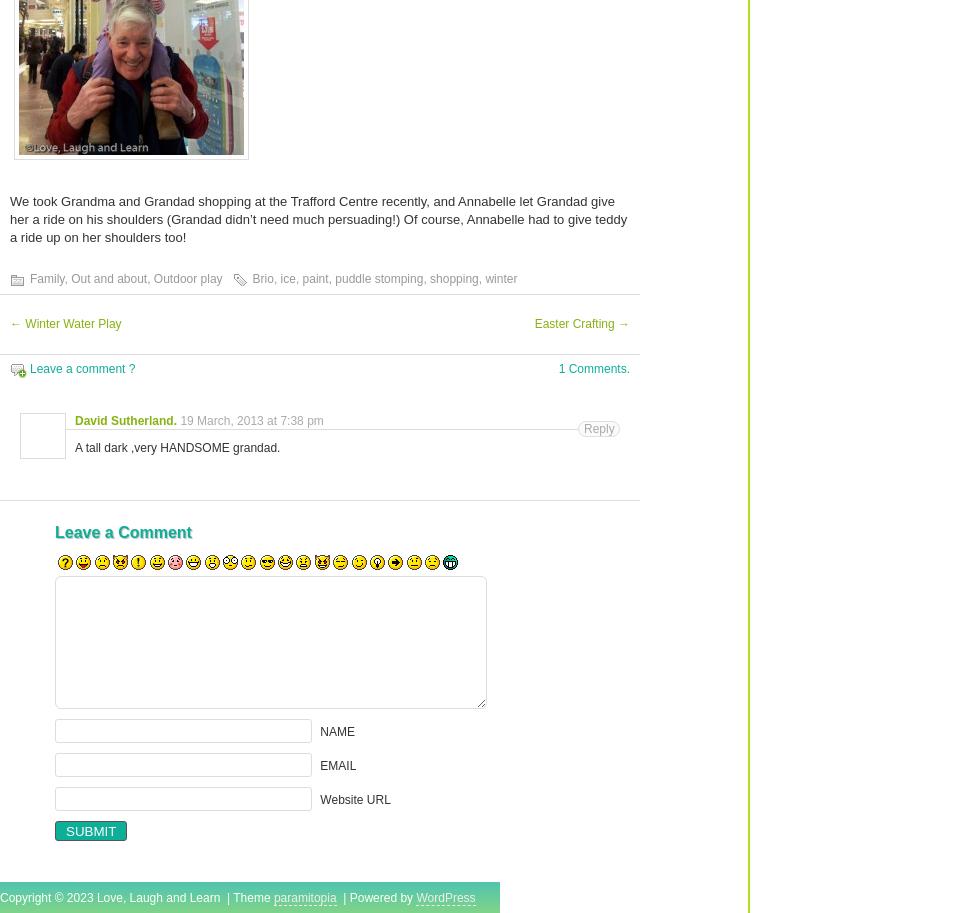  What do you see at coordinates (319, 730) in the screenshot?
I see `'NAME'` at bounding box center [319, 730].